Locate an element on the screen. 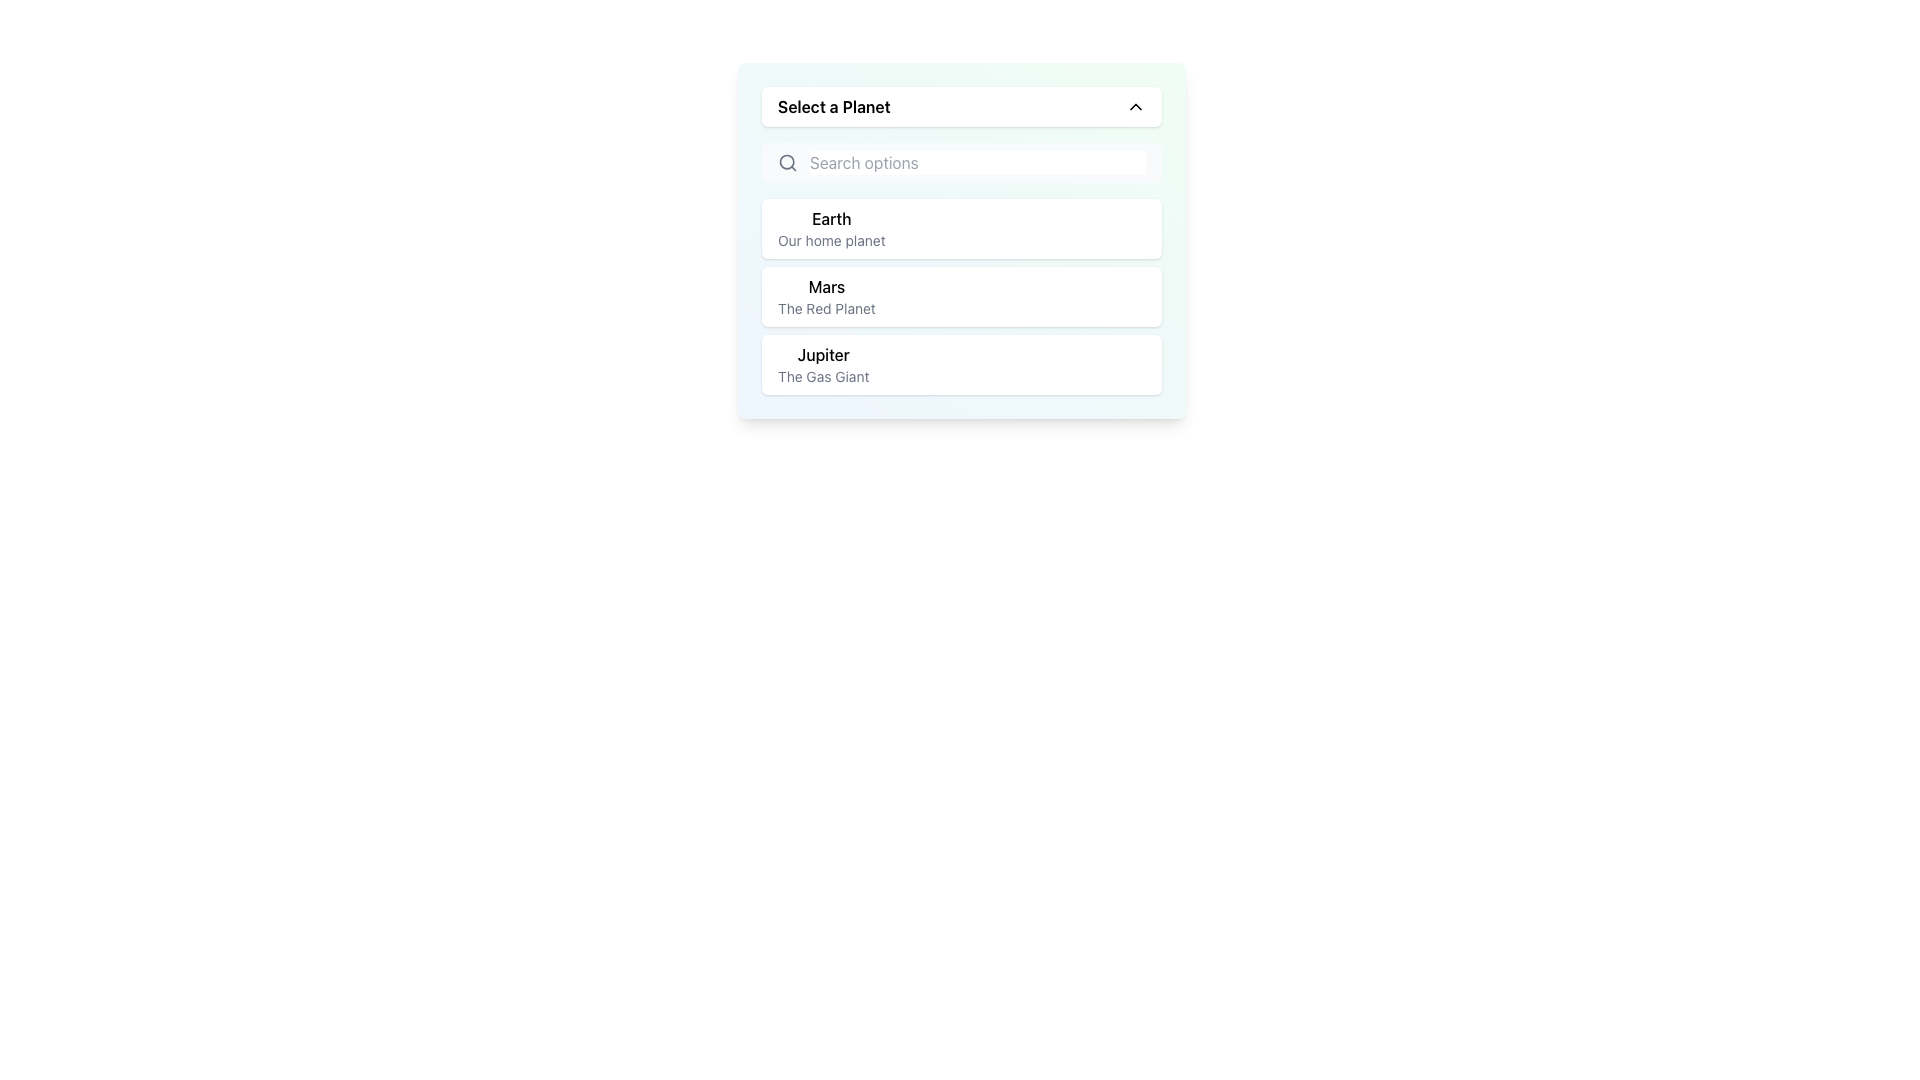 Image resolution: width=1920 pixels, height=1080 pixels. the magnifying glass icon indicating the search functionality, located at the leftmost side of the search bar is located at coordinates (786, 161).